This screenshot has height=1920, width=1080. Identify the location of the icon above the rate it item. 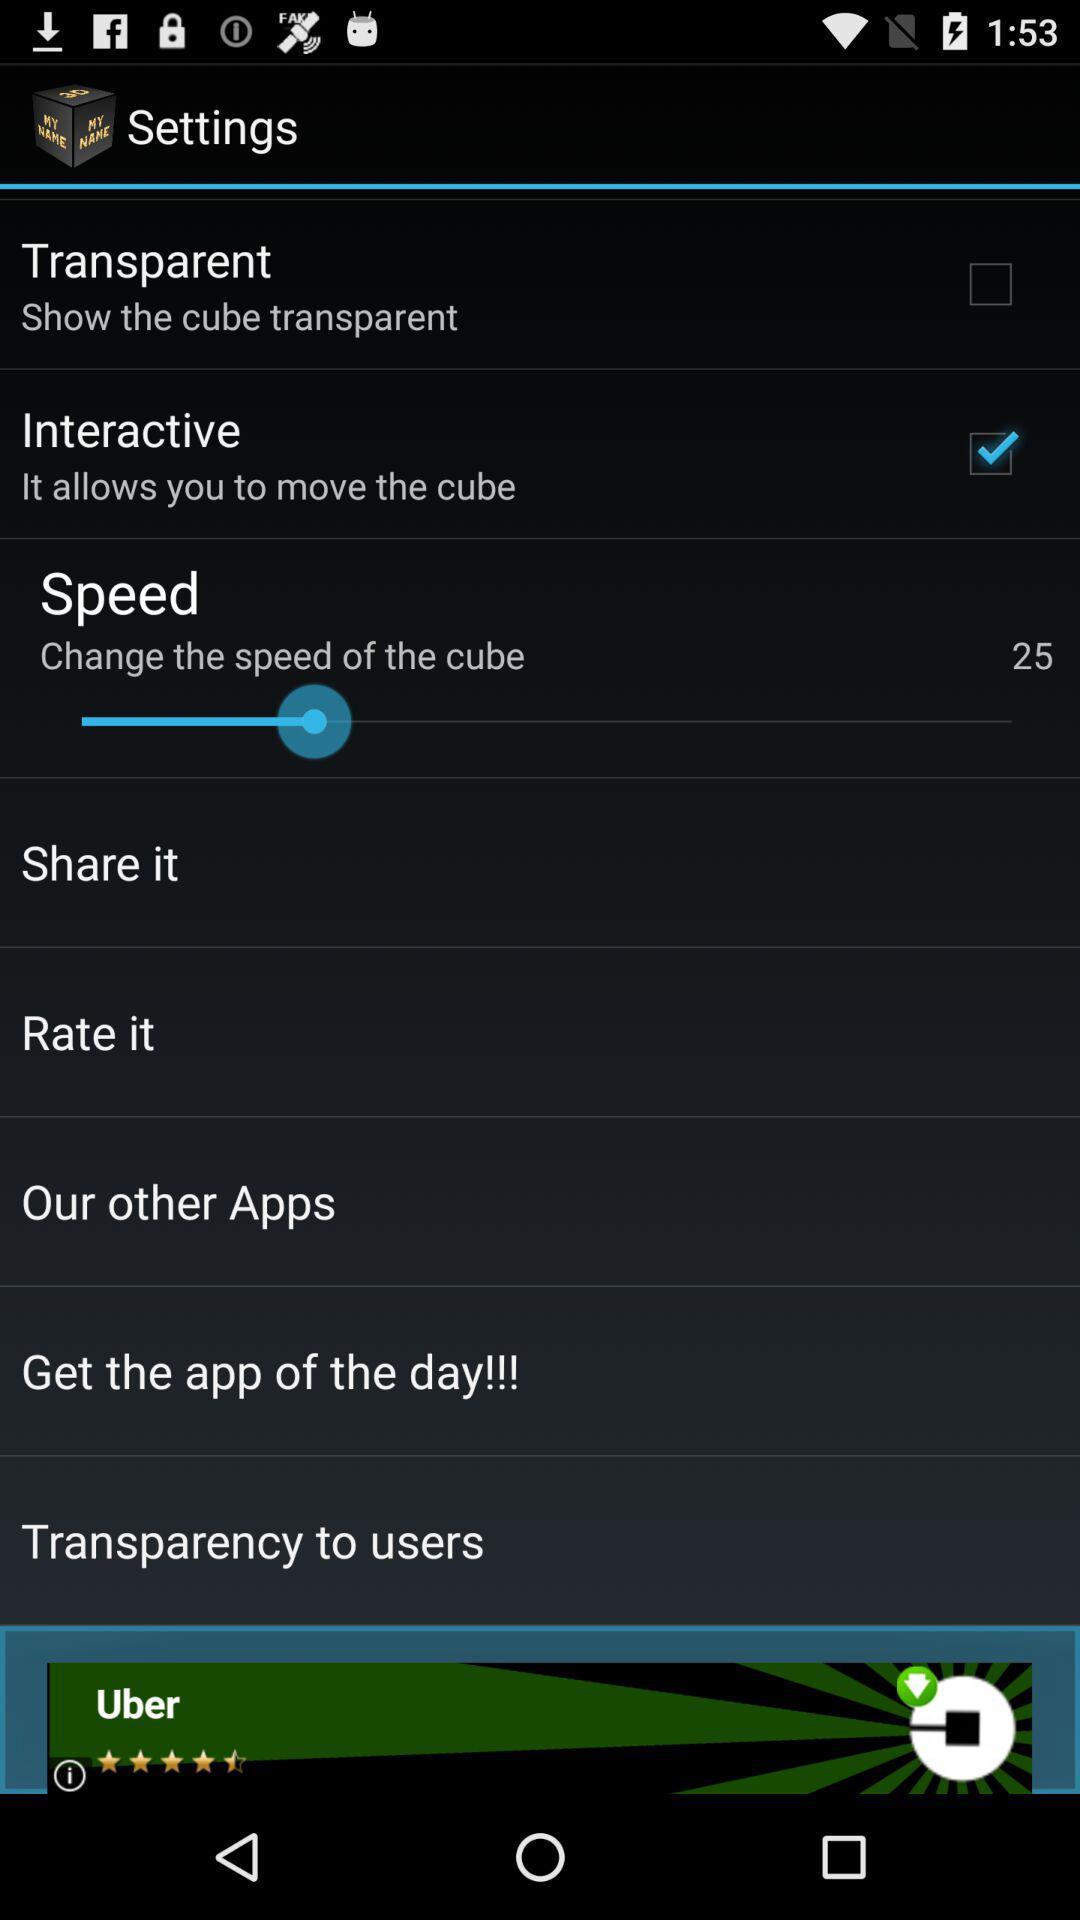
(100, 862).